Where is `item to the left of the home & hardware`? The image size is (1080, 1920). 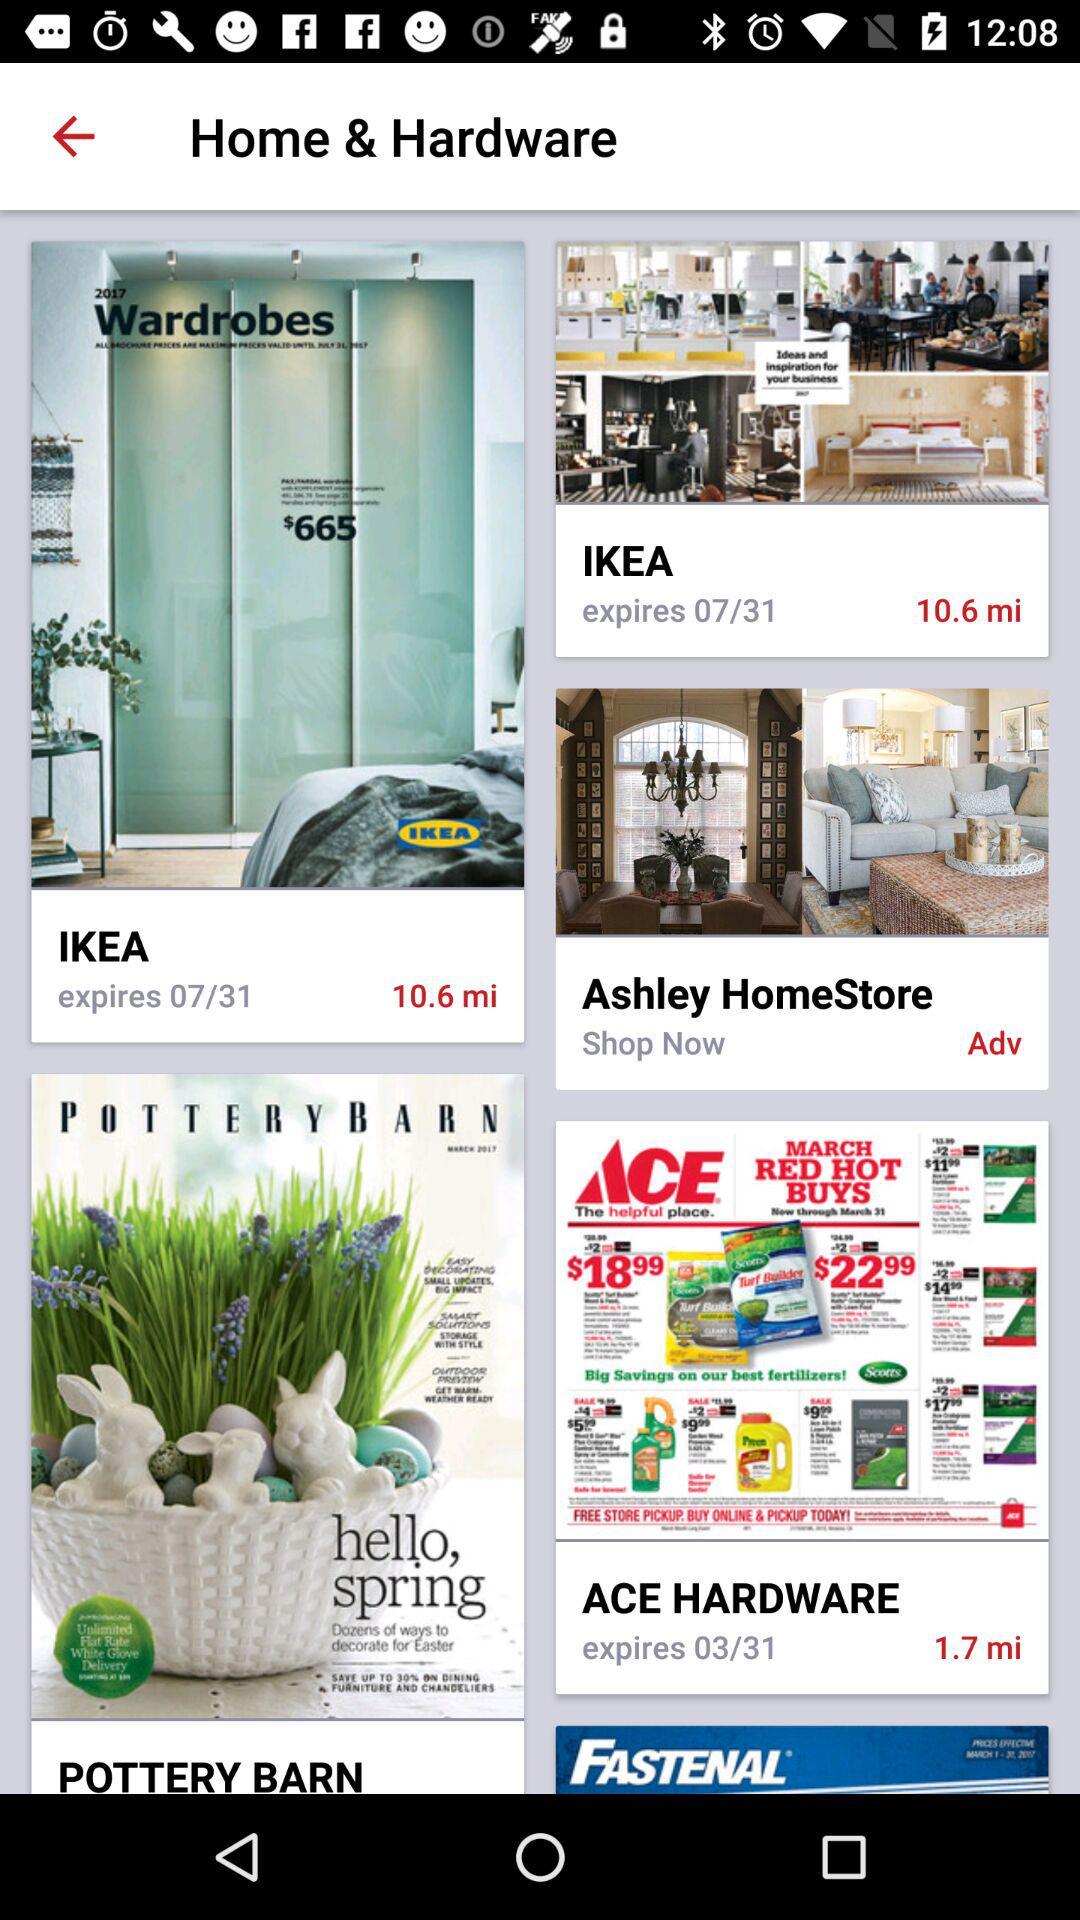
item to the left of the home & hardware is located at coordinates (72, 135).